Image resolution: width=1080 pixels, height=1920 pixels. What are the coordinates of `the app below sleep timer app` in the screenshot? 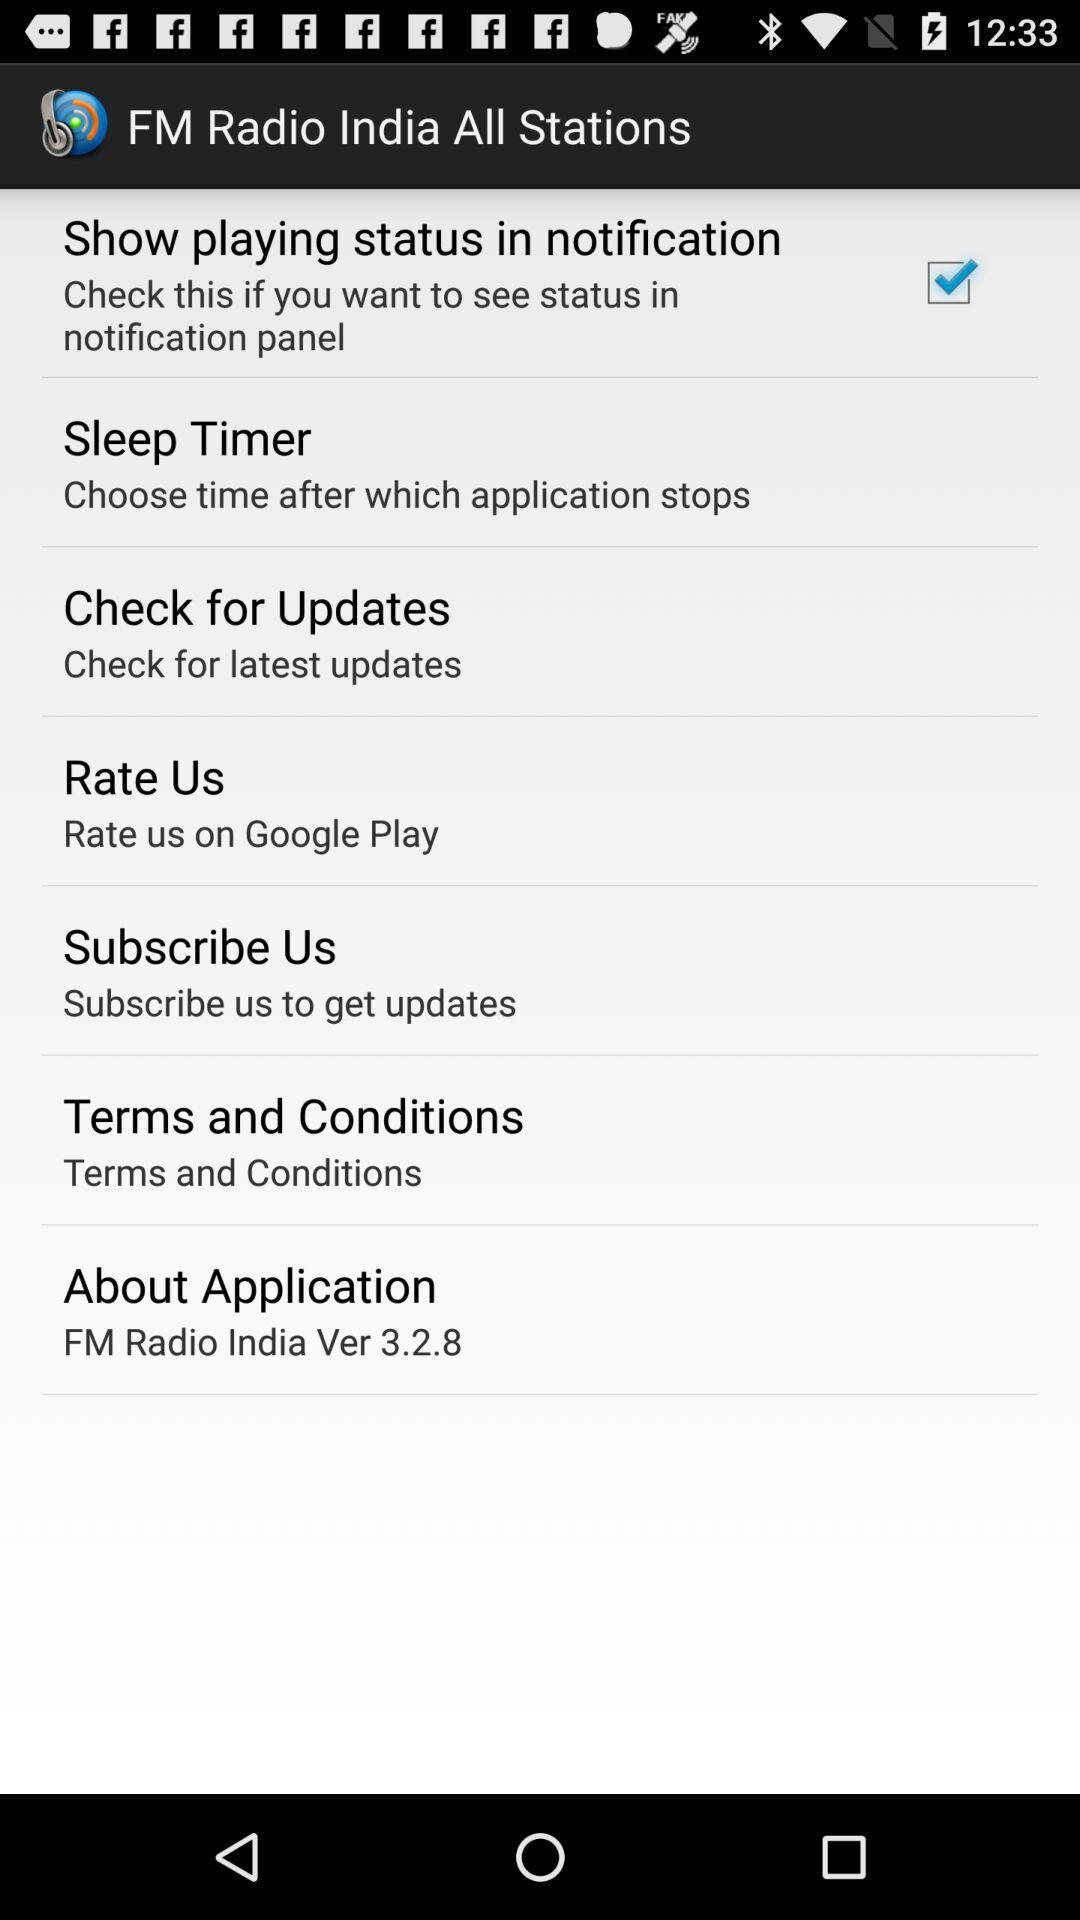 It's located at (405, 493).